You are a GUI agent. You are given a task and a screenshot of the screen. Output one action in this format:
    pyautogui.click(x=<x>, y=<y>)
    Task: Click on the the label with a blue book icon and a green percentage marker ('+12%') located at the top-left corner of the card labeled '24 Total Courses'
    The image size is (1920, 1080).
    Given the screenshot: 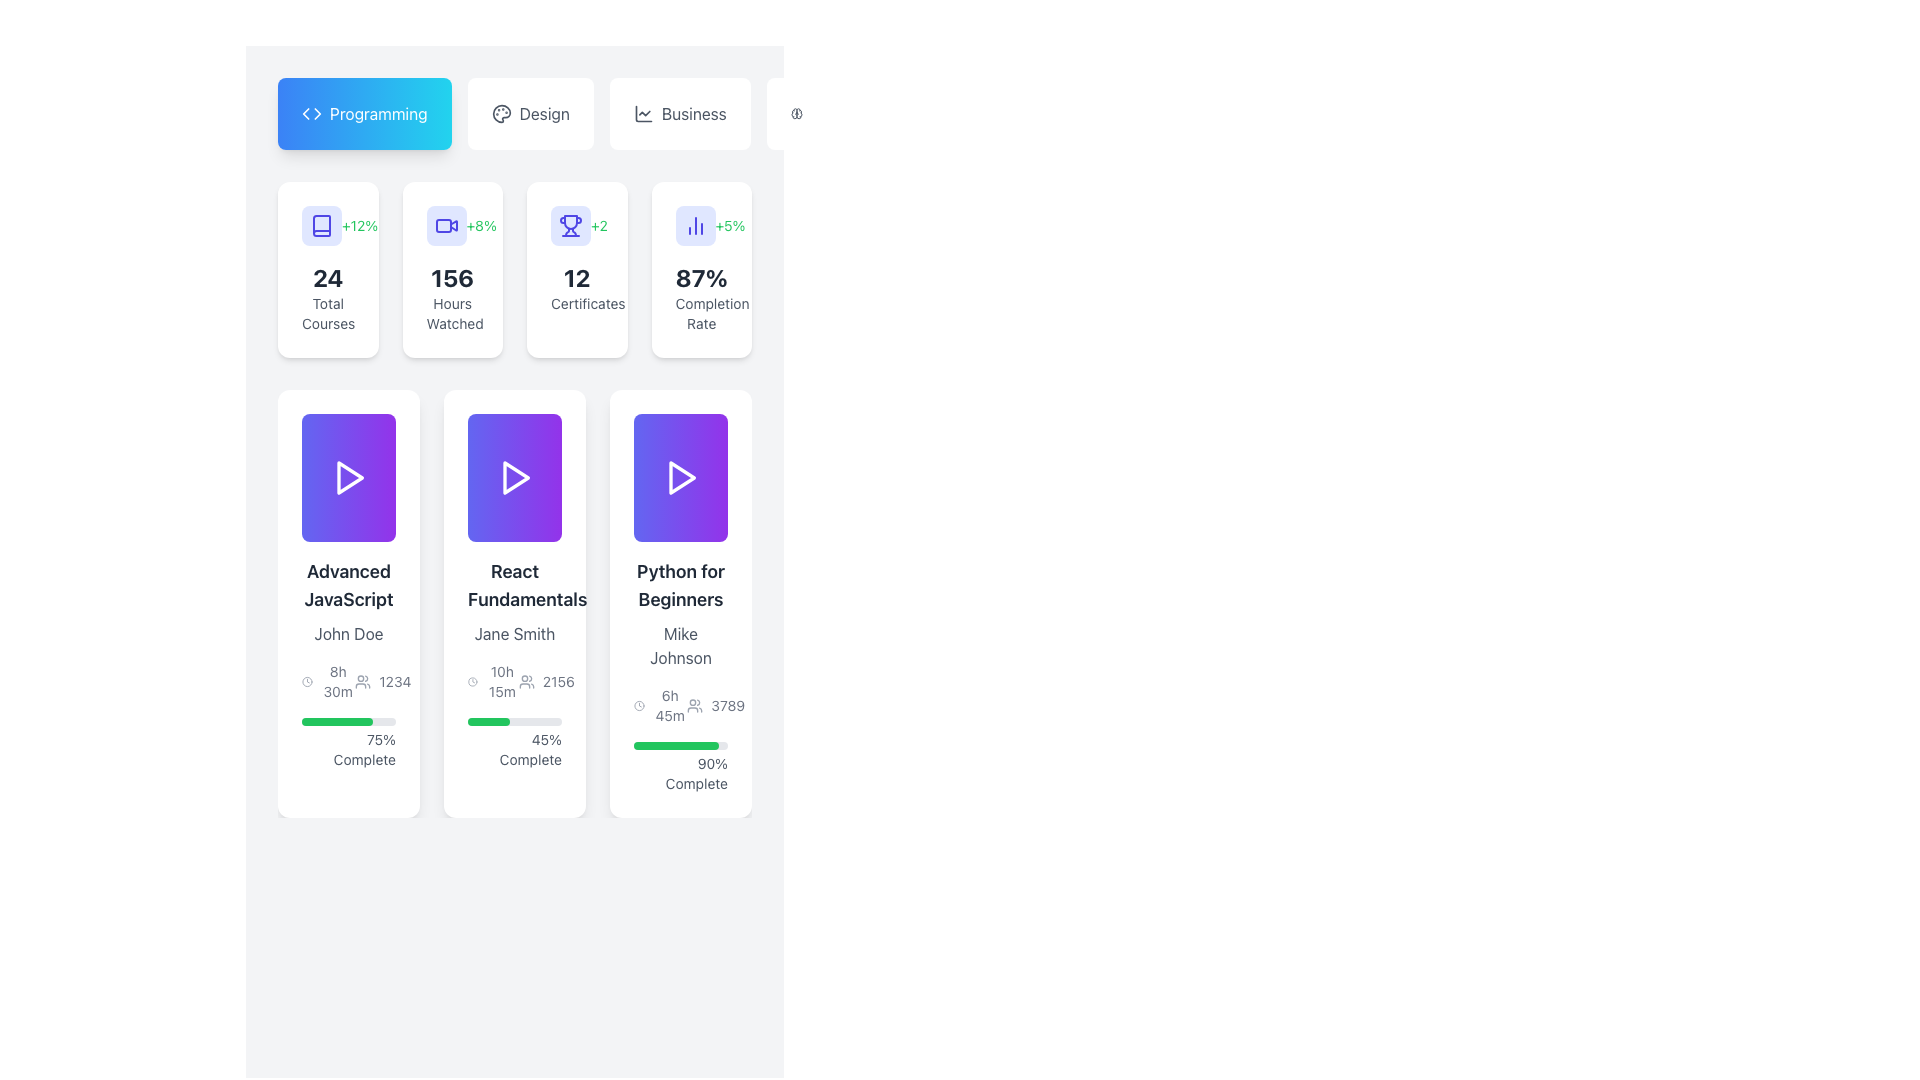 What is the action you would take?
    pyautogui.click(x=328, y=225)
    